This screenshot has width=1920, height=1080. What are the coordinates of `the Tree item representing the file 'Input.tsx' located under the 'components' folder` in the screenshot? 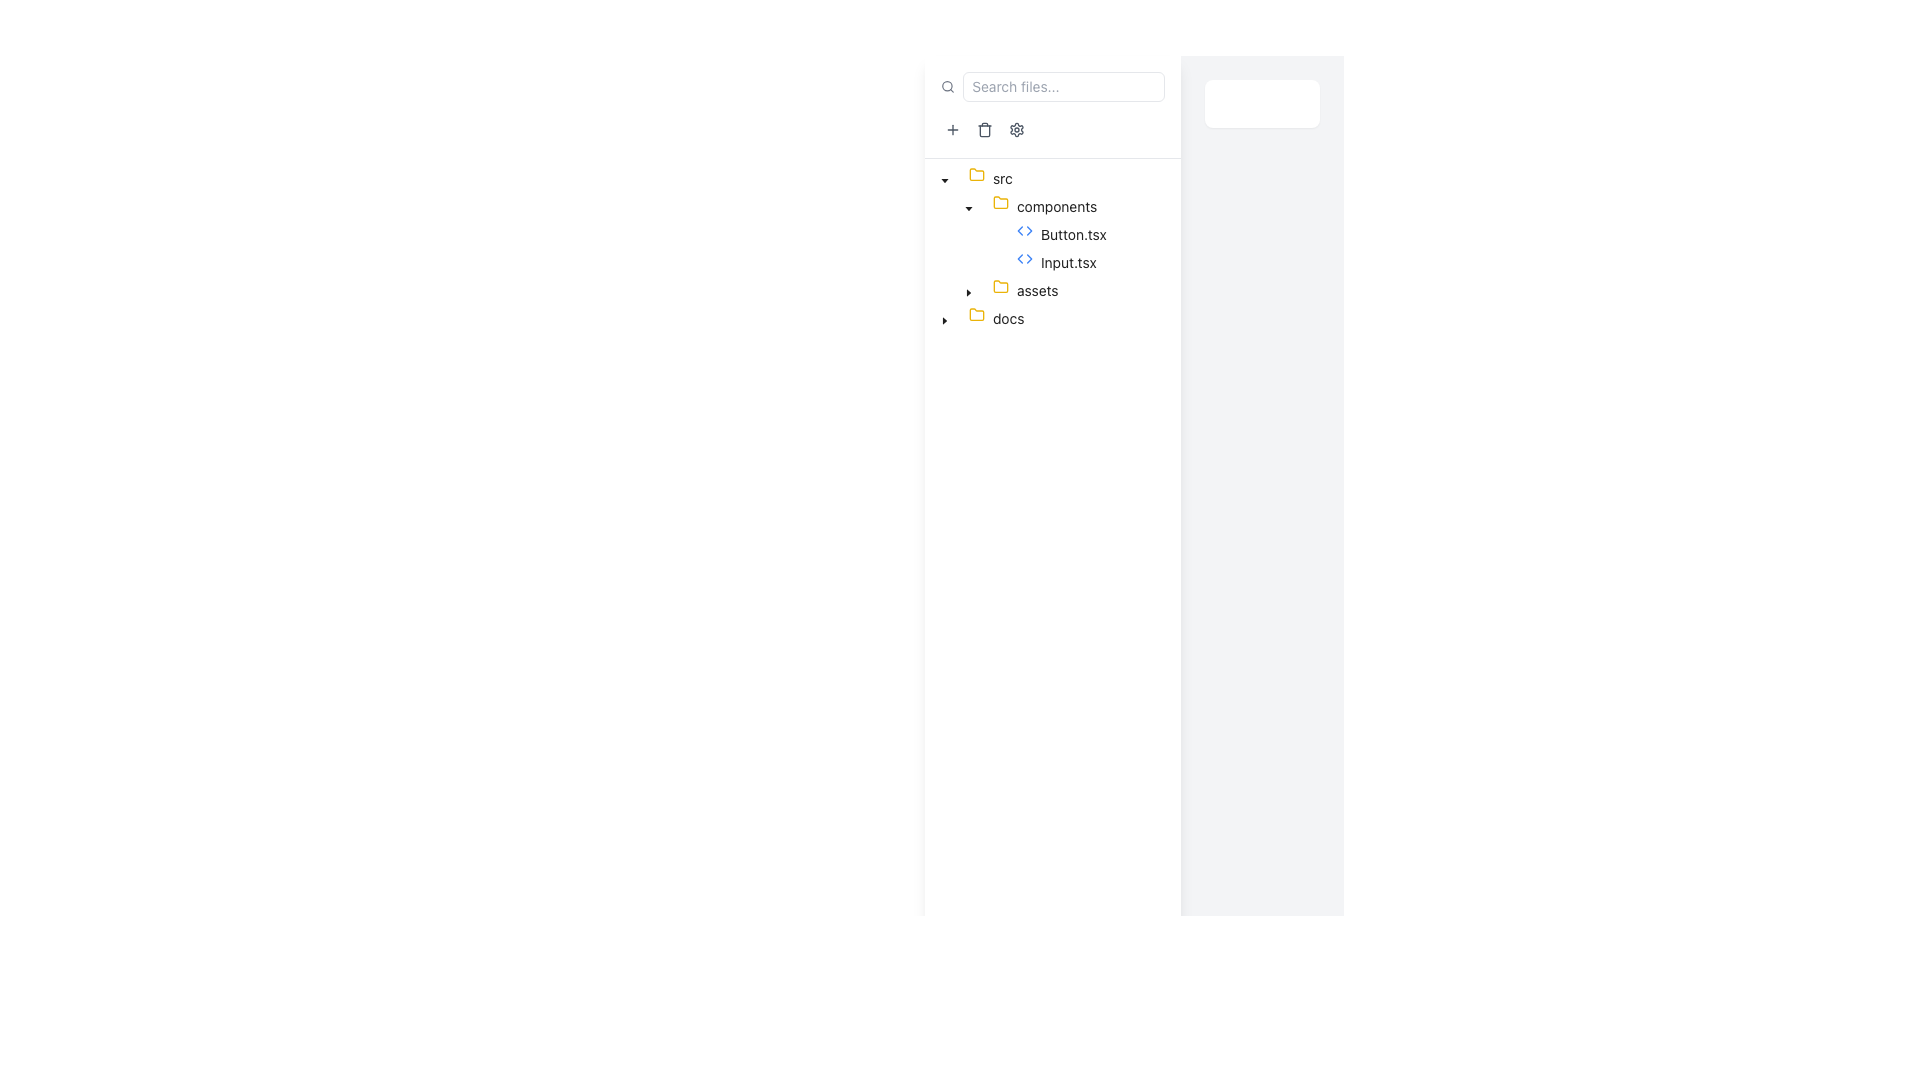 It's located at (1018, 261).